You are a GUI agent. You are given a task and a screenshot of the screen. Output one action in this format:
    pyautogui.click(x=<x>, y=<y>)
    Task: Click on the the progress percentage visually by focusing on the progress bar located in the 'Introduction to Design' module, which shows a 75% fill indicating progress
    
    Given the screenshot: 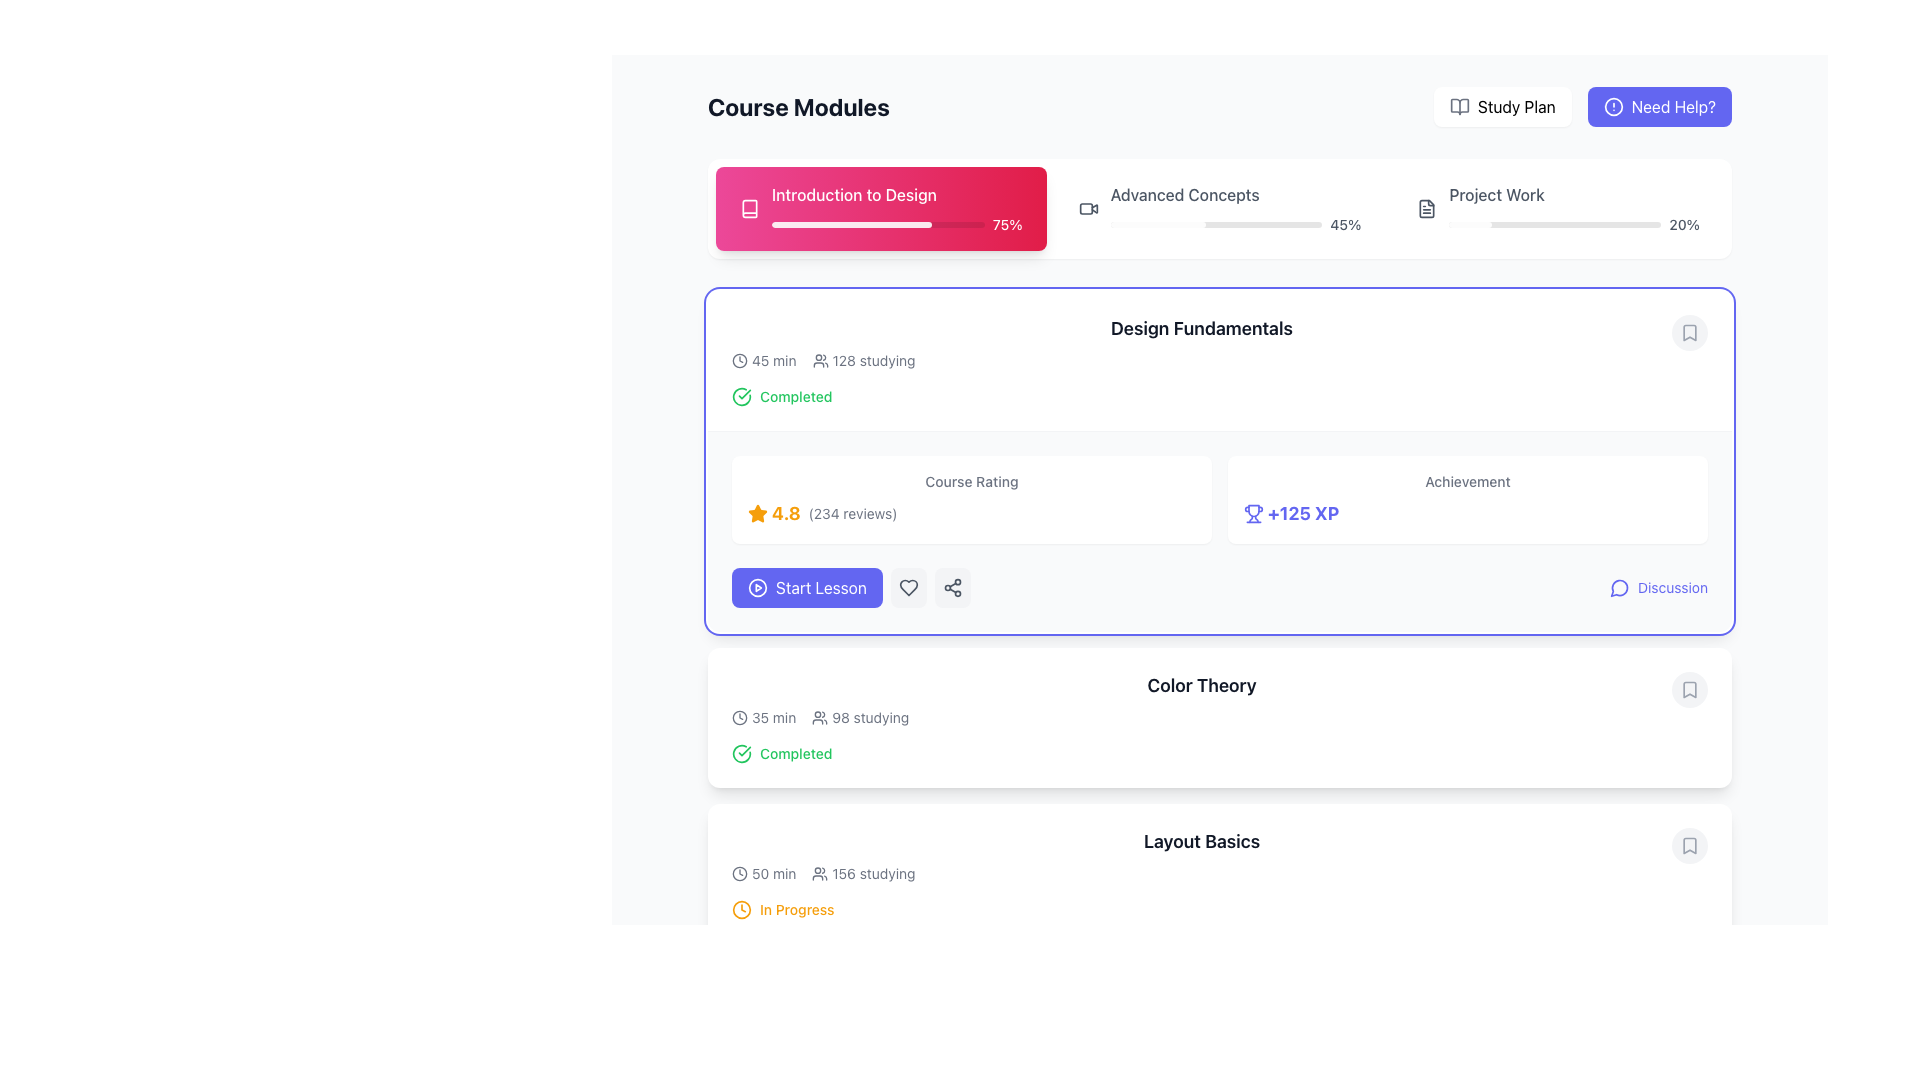 What is the action you would take?
    pyautogui.click(x=878, y=224)
    